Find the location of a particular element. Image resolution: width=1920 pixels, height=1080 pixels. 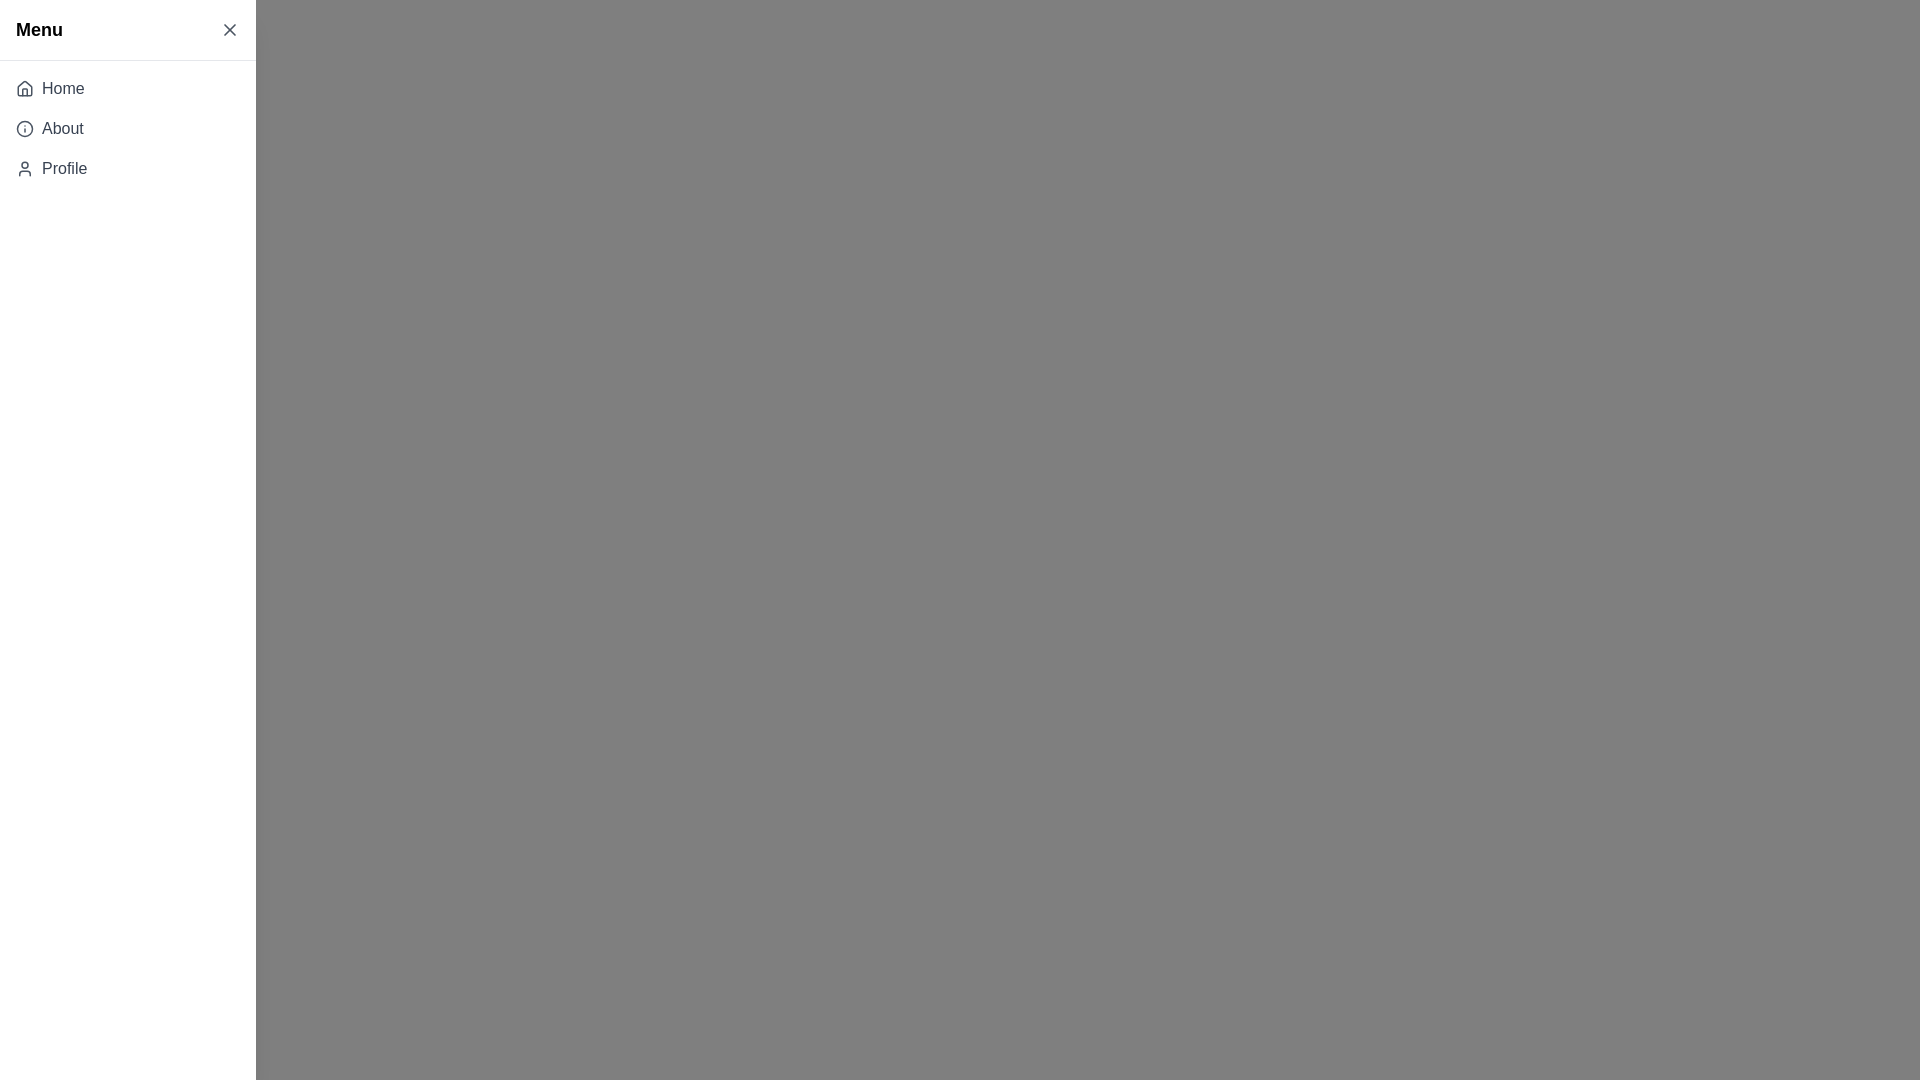

the 'Profile' hyperlink, the third item in the vertical menu list on the left sidebar is located at coordinates (64, 168).